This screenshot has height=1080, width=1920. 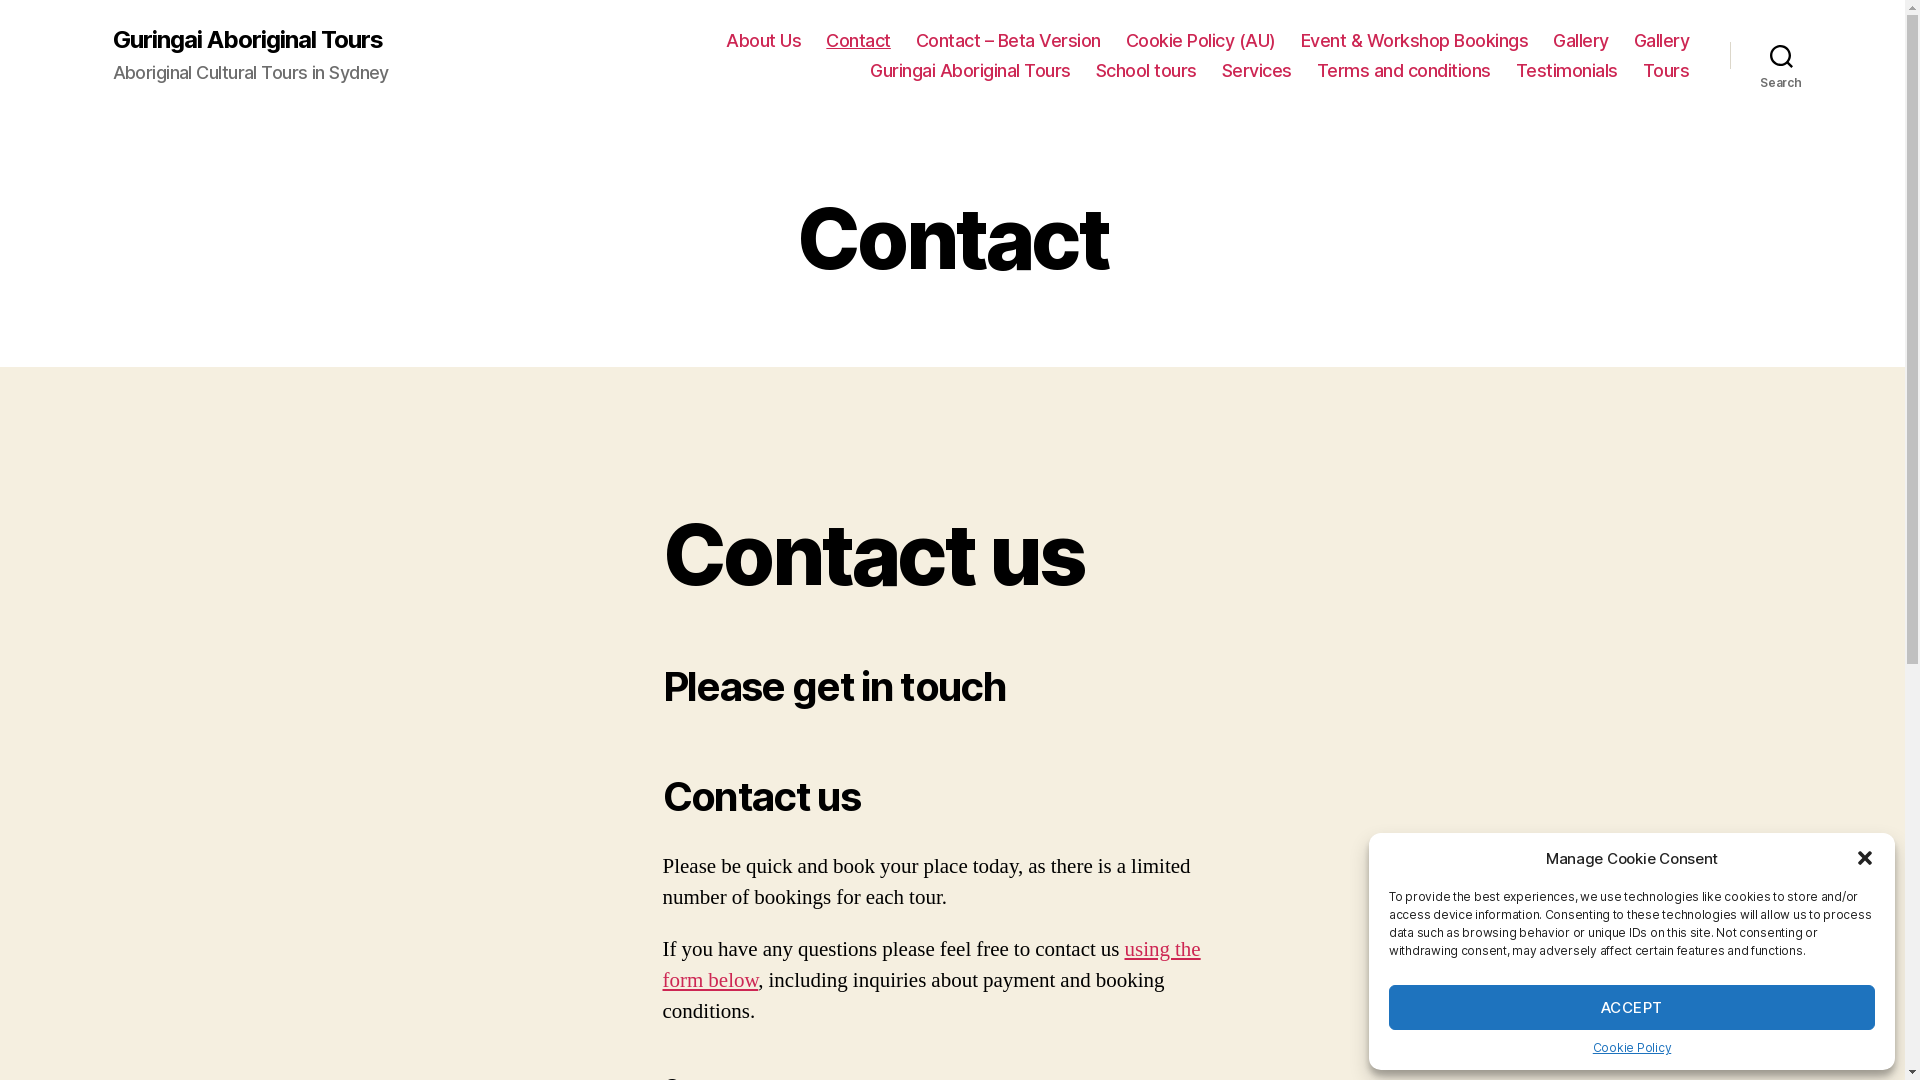 I want to click on 'Services', so click(x=1256, y=69).